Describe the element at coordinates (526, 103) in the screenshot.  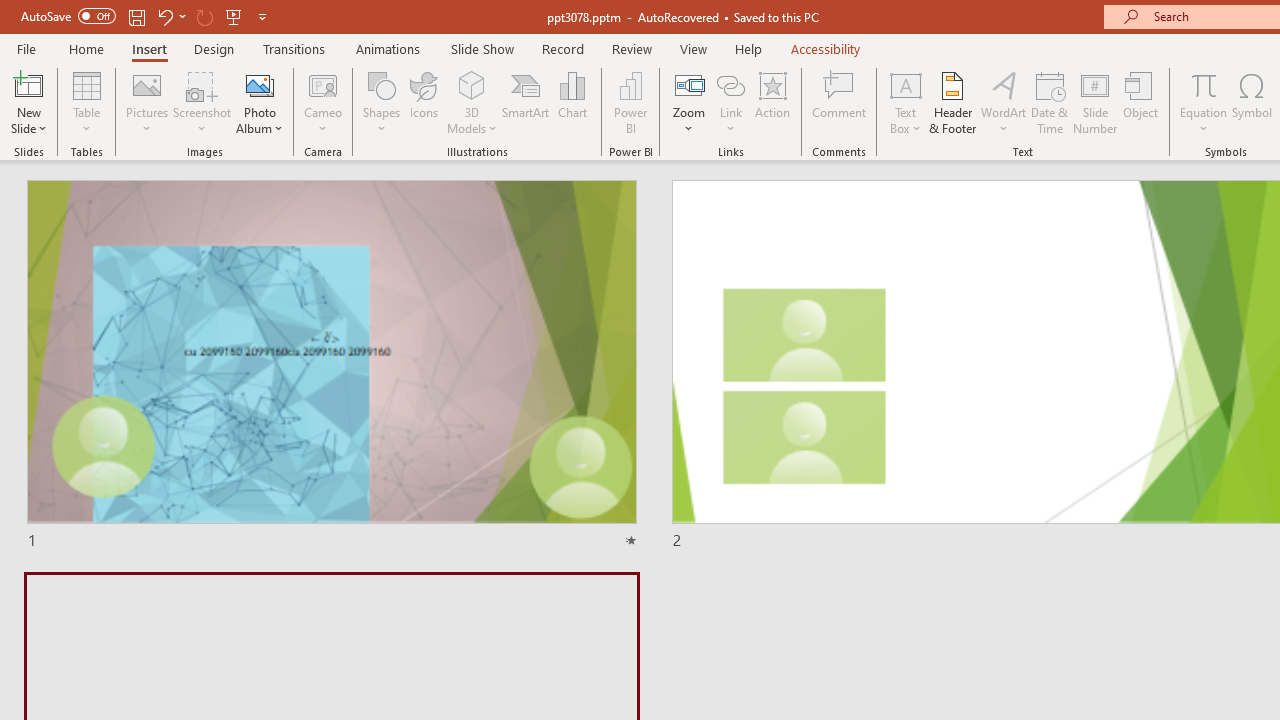
I see `'SmartArt...'` at that location.